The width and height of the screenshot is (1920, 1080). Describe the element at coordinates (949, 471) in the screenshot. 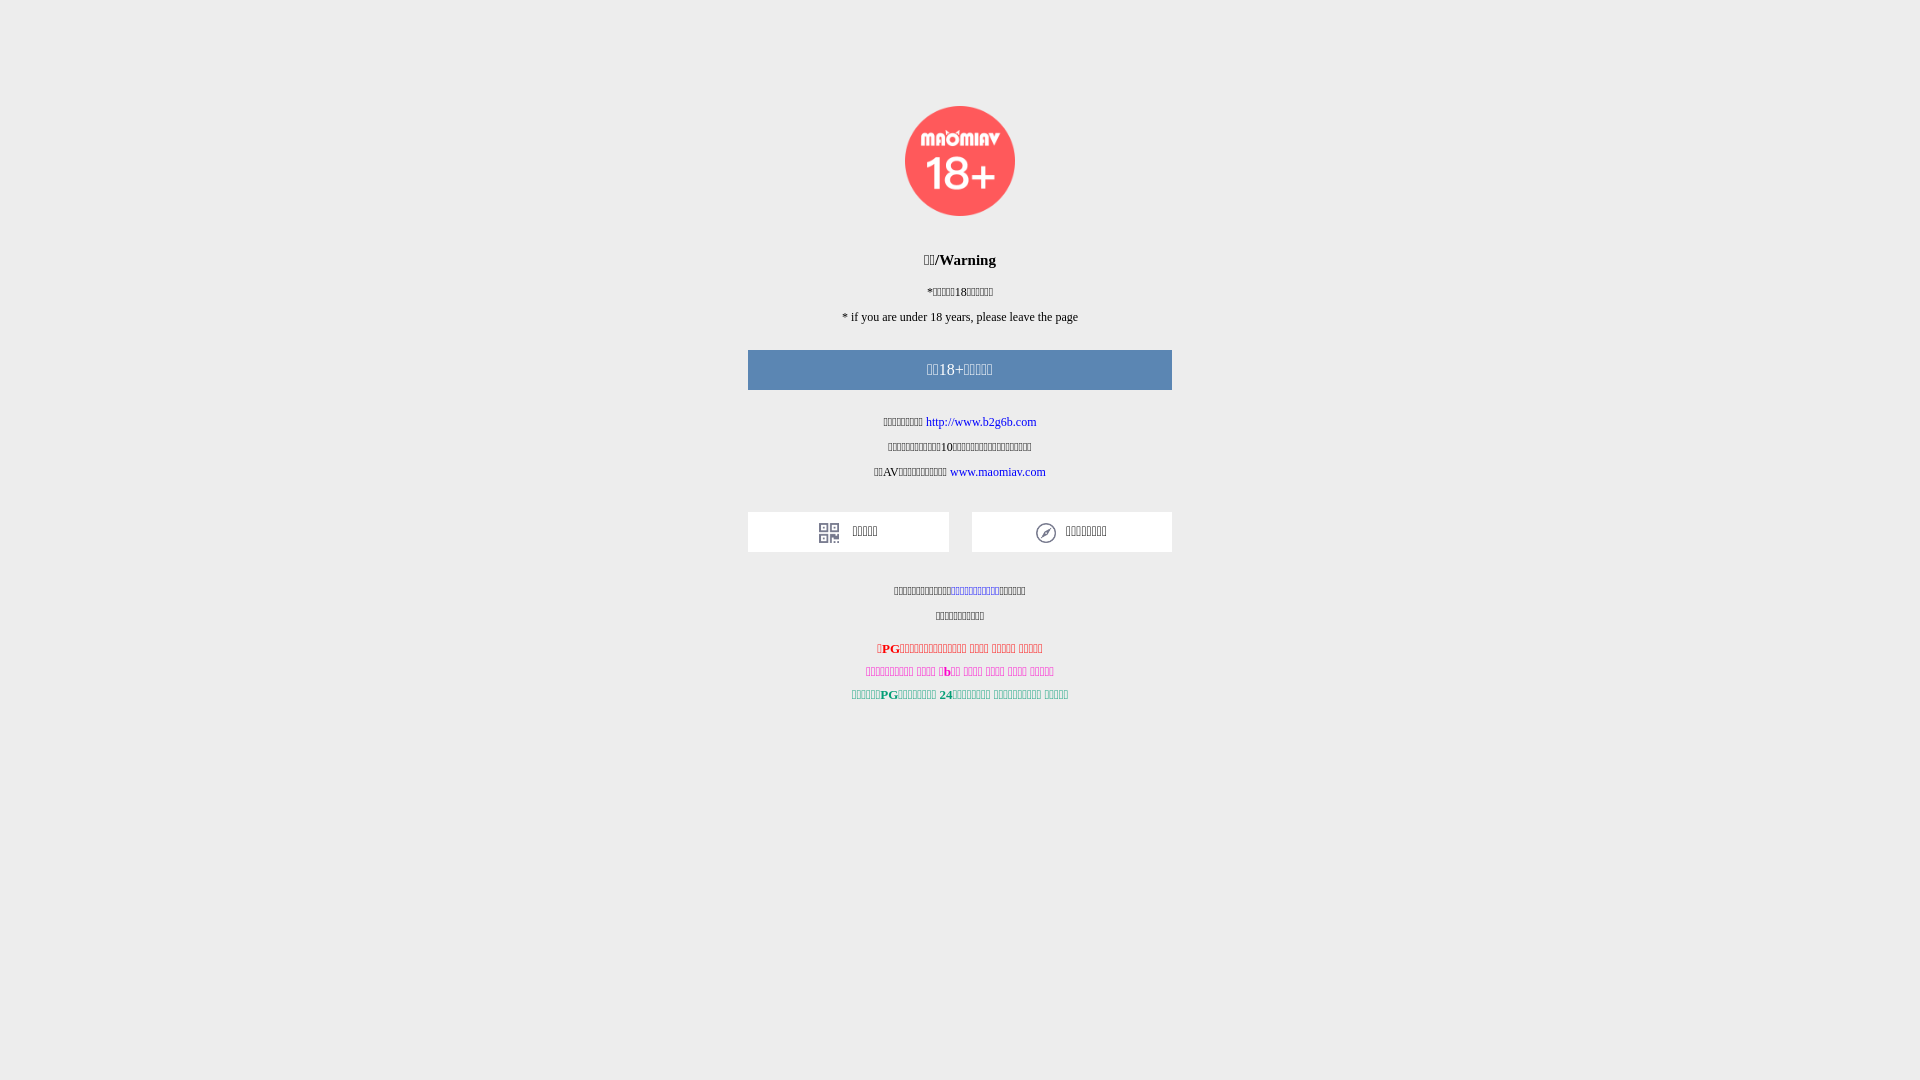

I see `'www.maomiav.com'` at that location.